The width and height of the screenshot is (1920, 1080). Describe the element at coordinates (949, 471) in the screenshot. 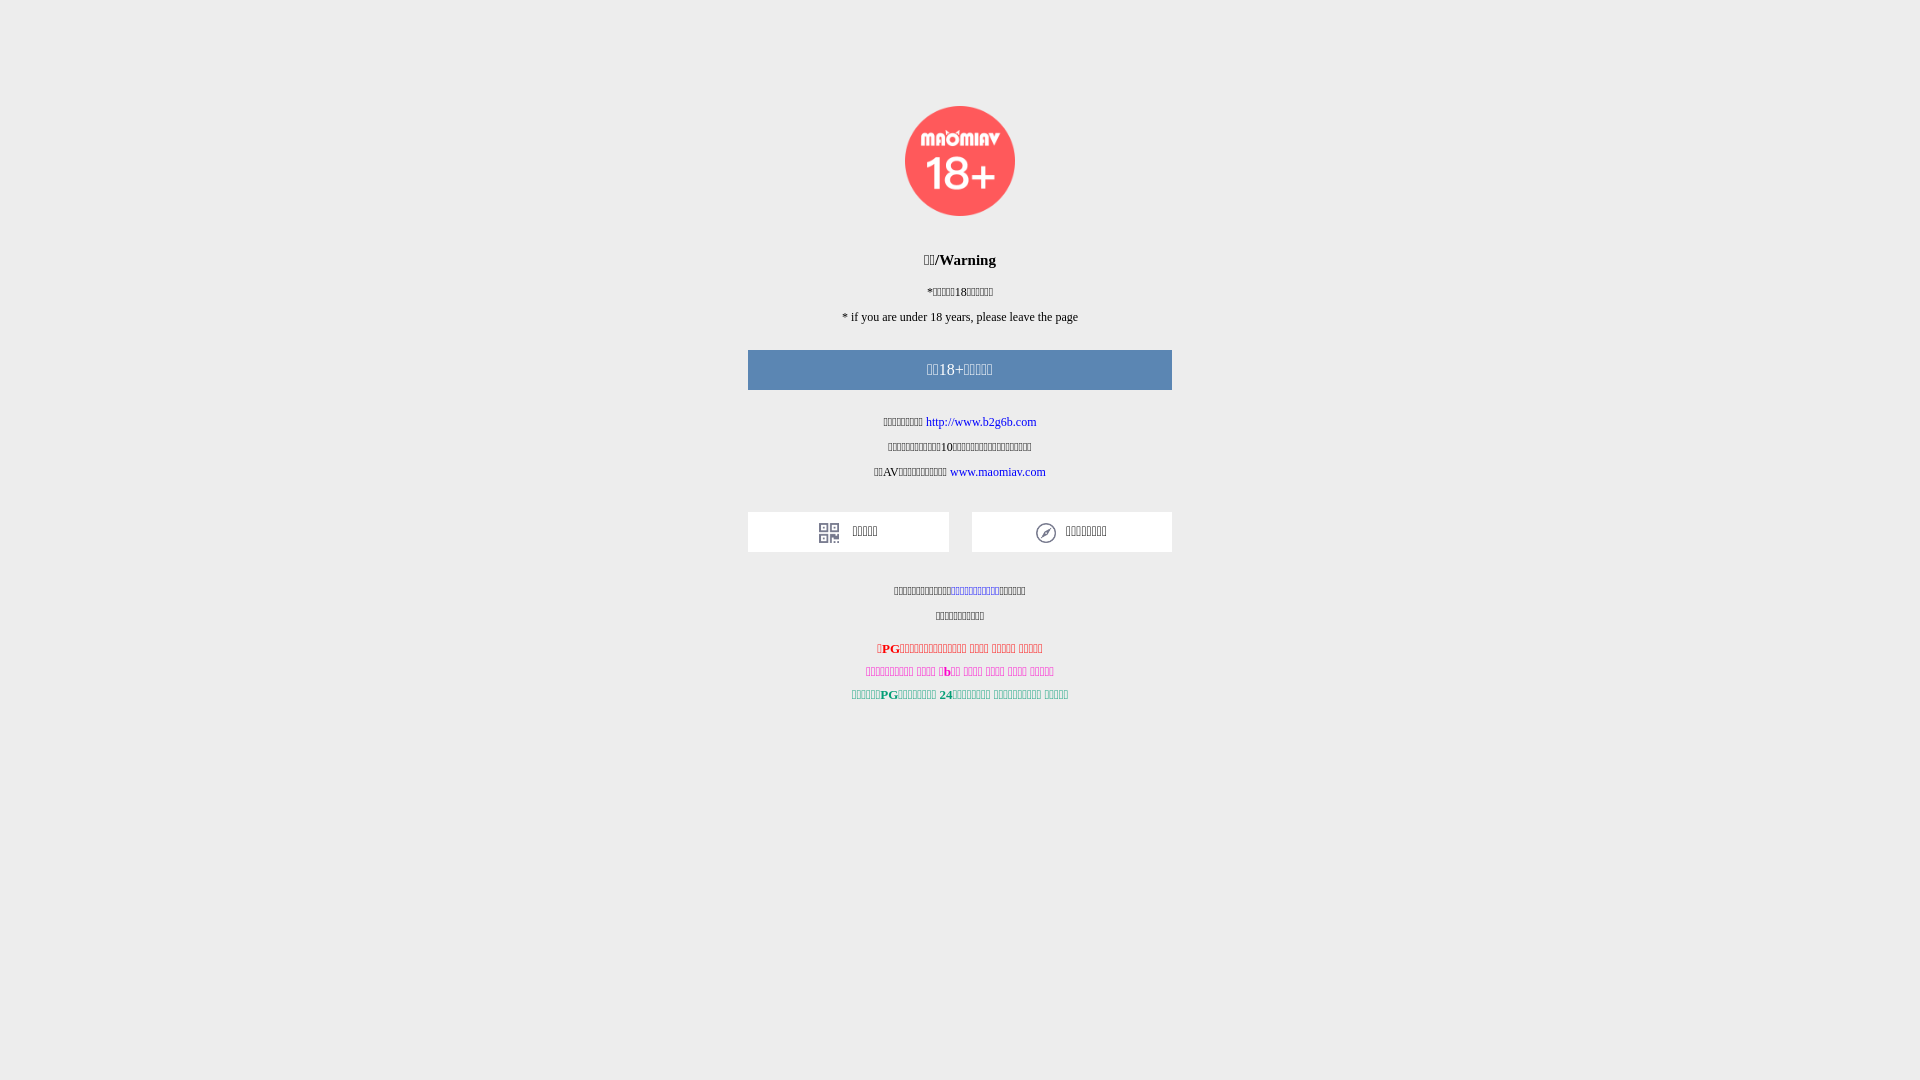

I see `'www.maomiav.com'` at that location.